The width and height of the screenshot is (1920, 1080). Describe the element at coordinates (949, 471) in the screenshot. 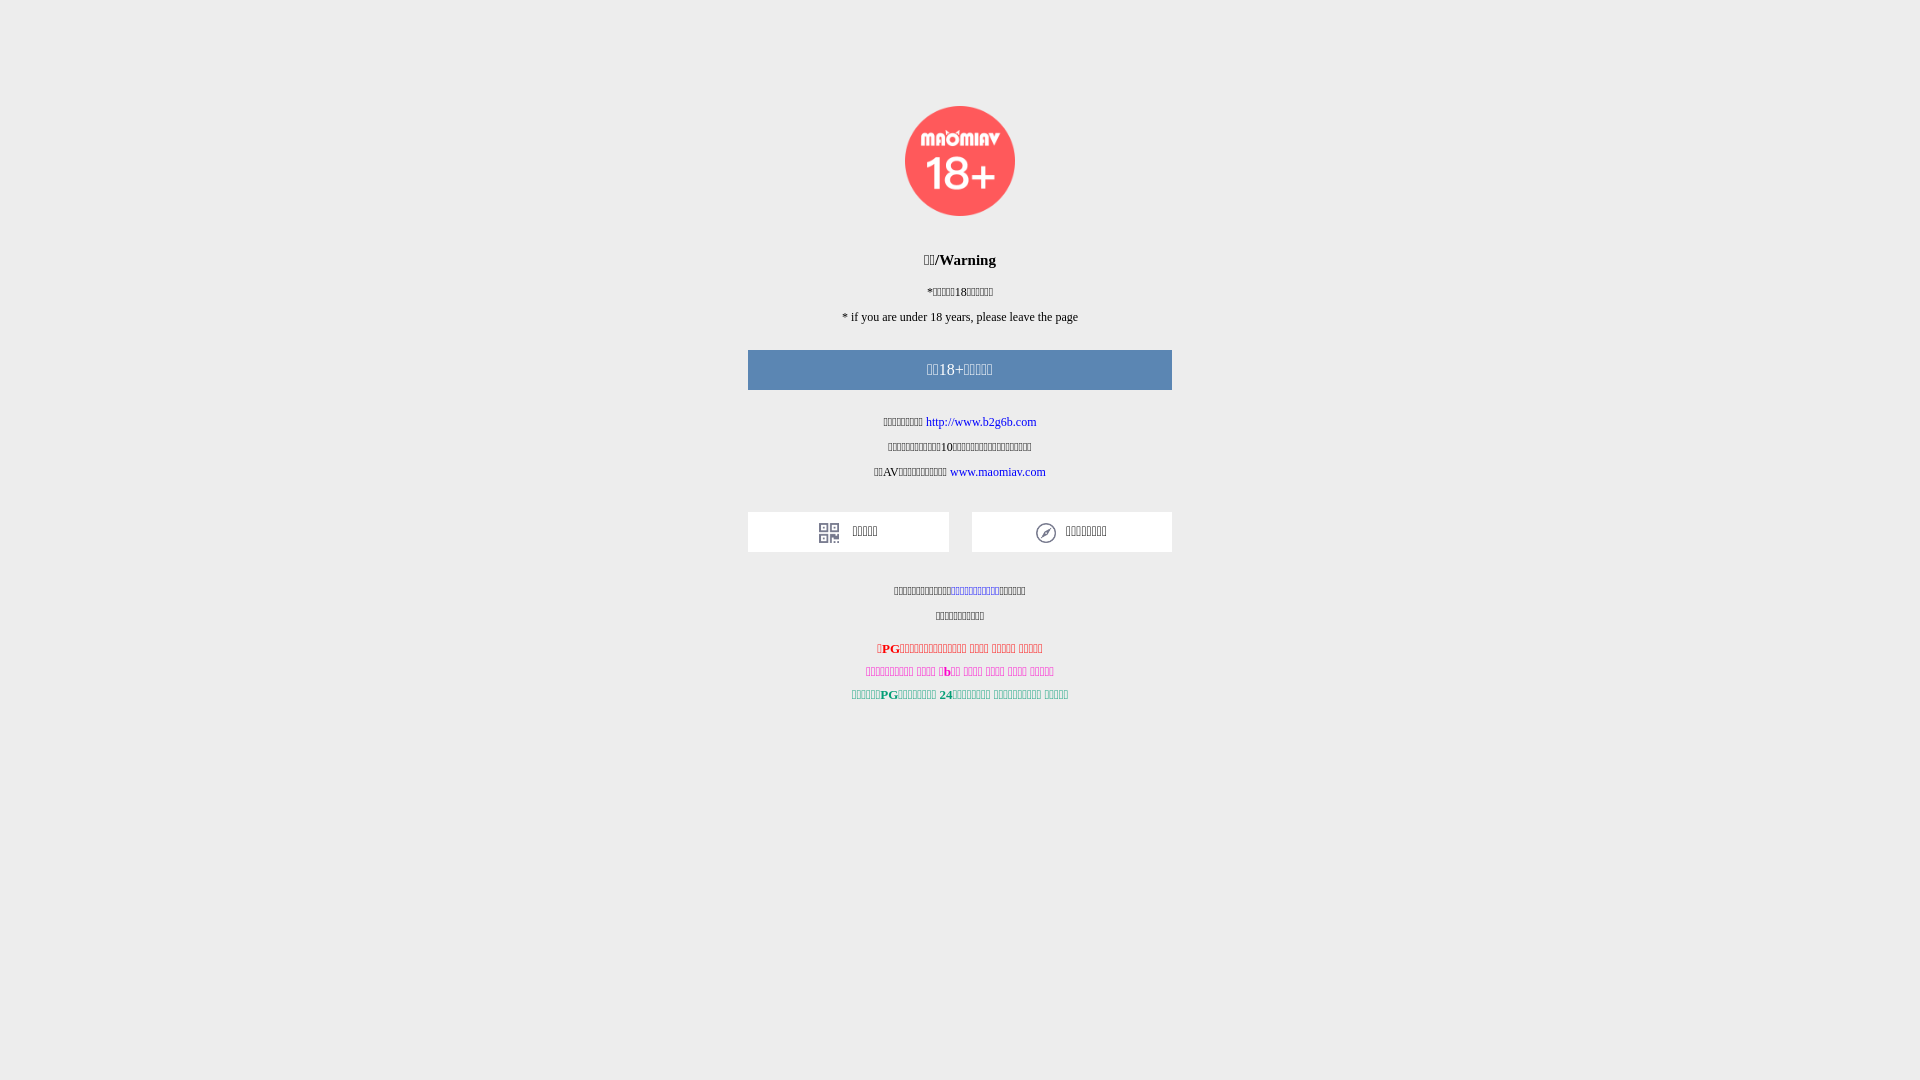

I see `'www.maomiav.com'` at that location.